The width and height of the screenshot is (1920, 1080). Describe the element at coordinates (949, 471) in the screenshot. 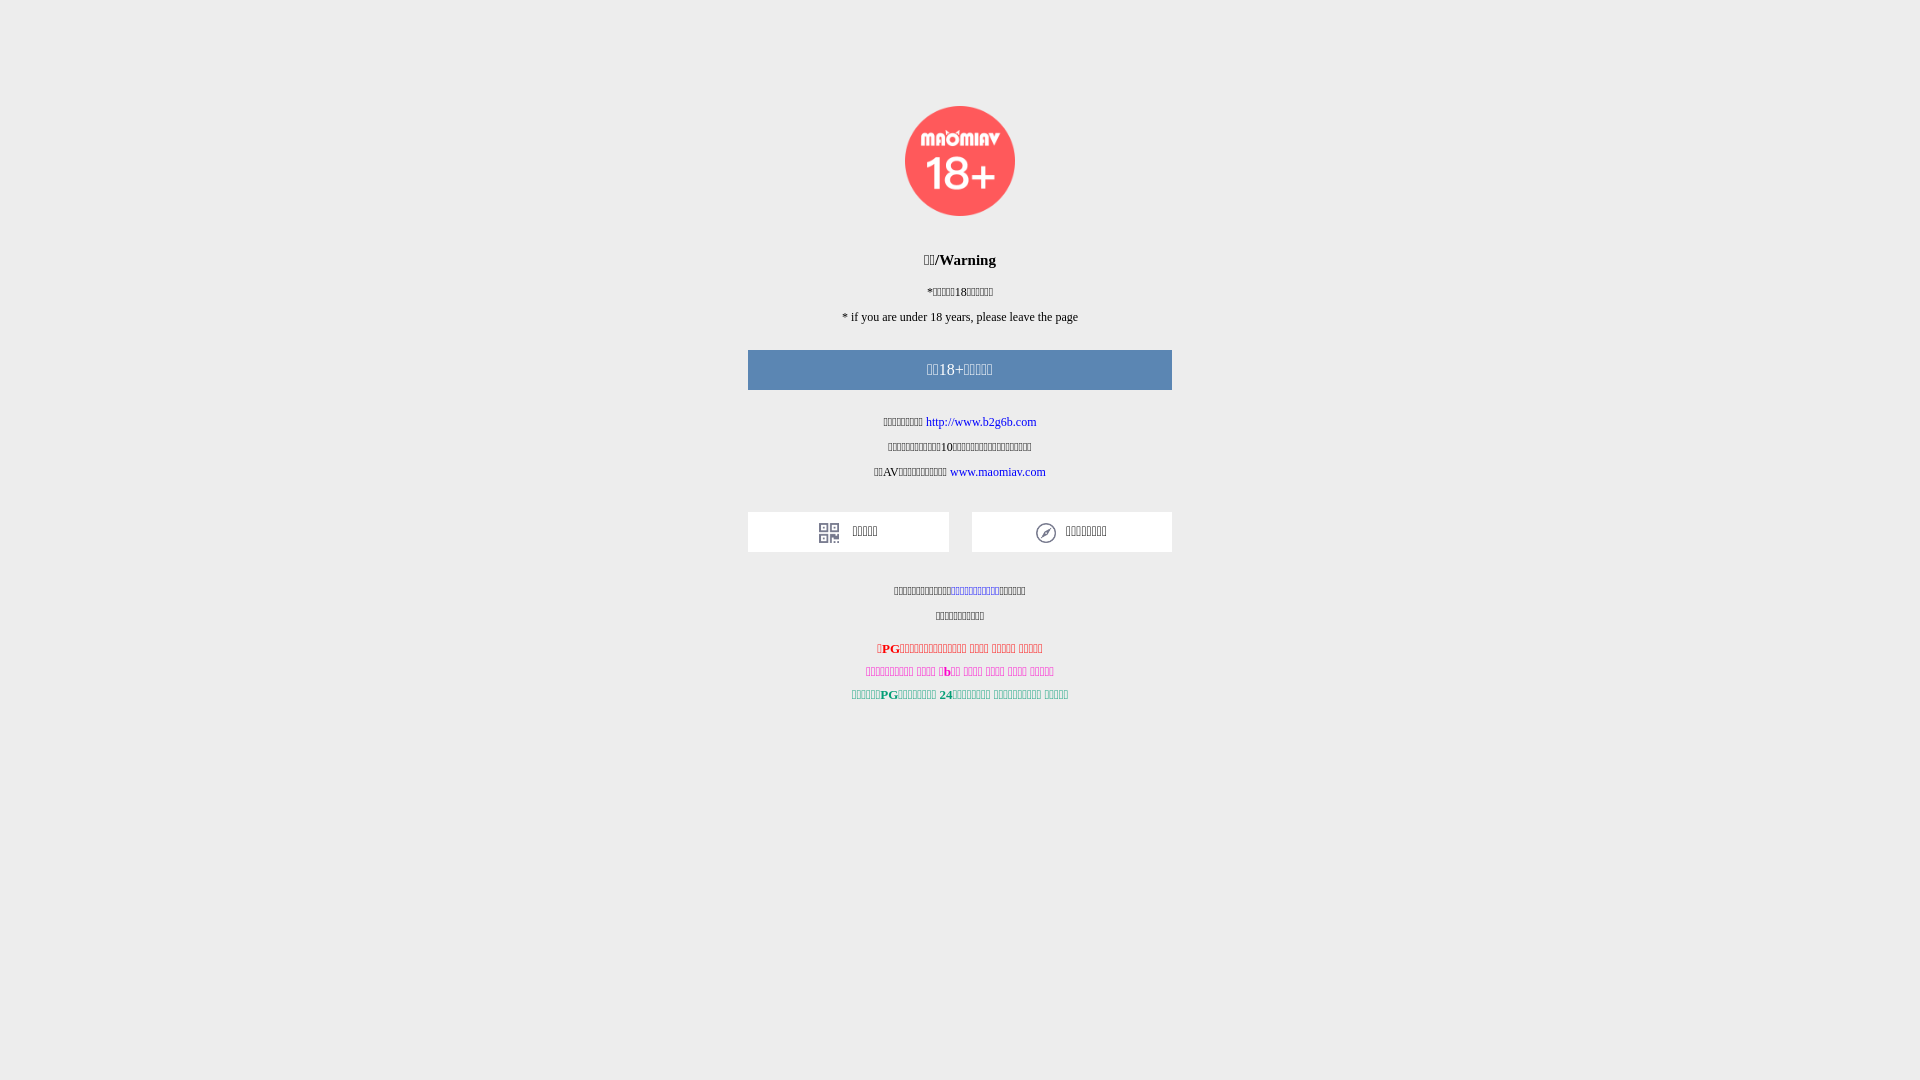

I see `'www.maomiav.com'` at that location.